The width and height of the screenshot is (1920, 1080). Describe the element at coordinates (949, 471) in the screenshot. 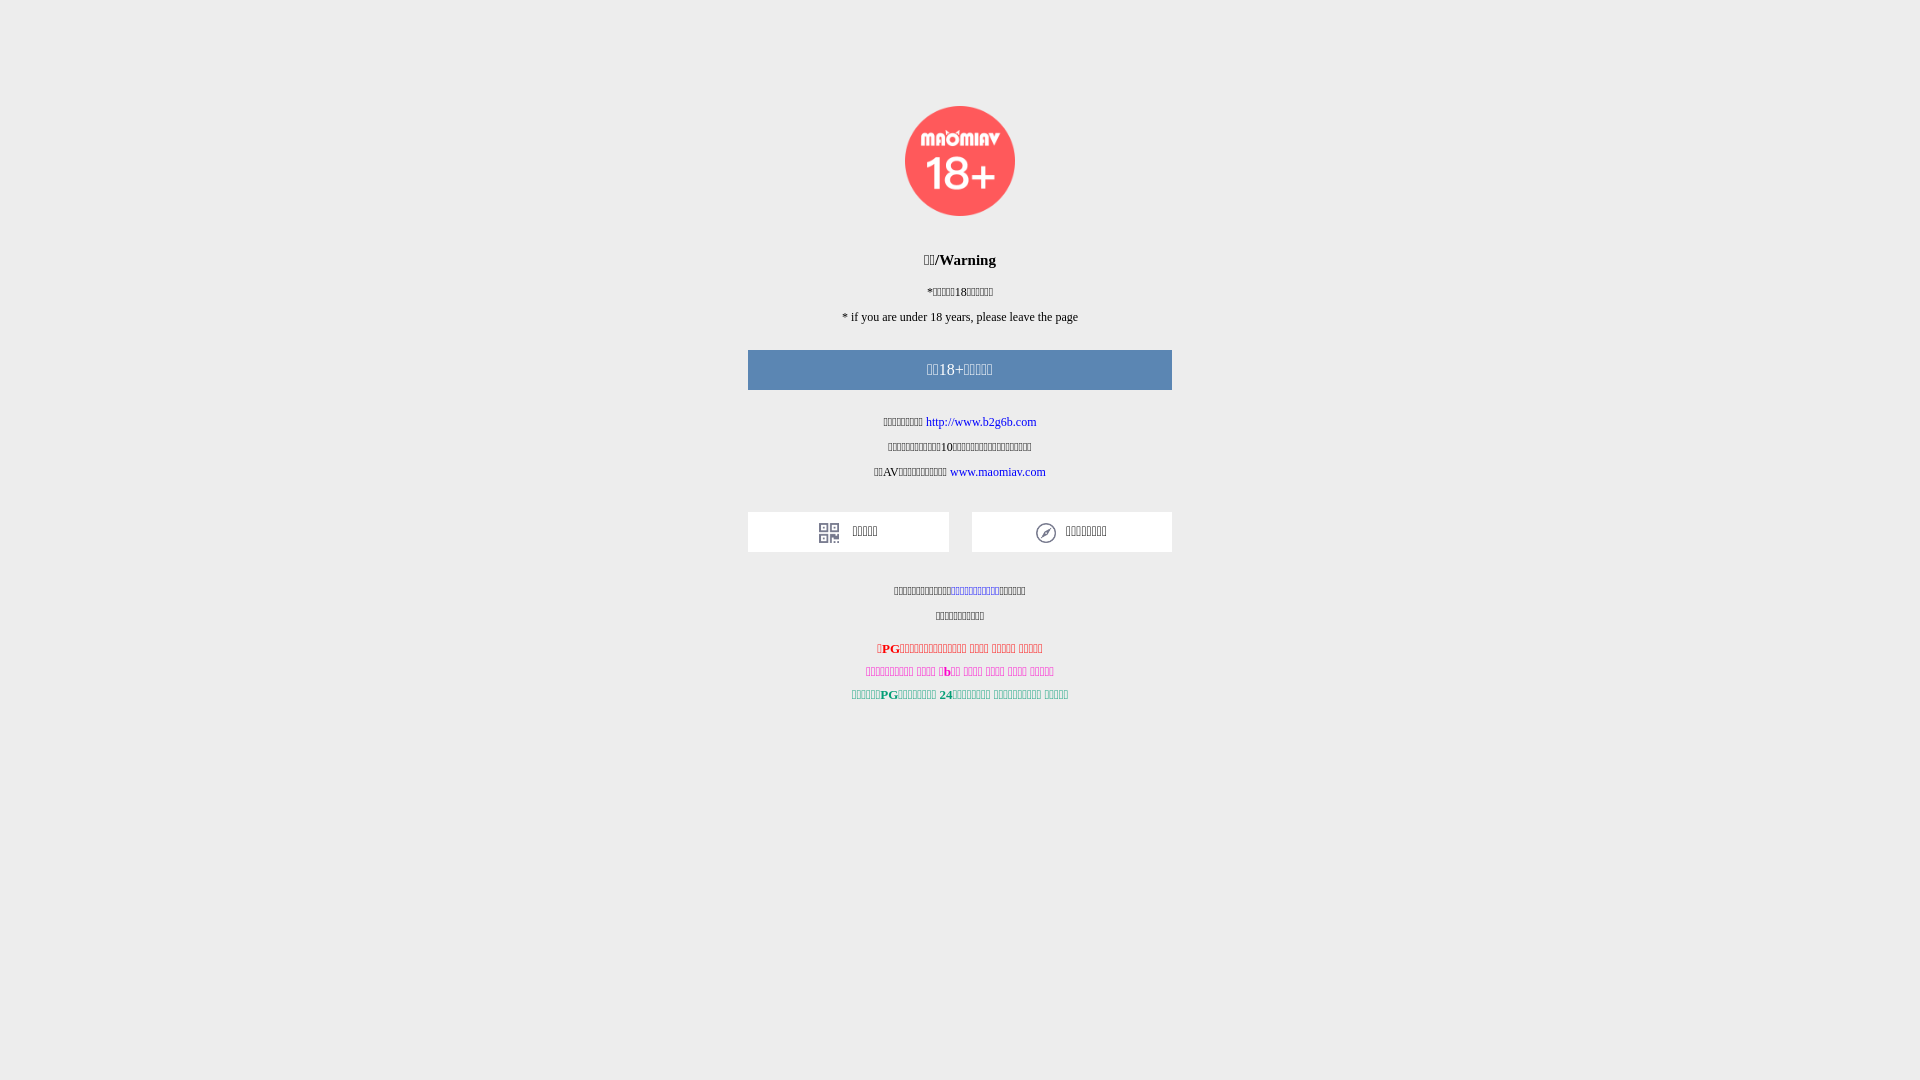

I see `'www.maomiav.com'` at that location.